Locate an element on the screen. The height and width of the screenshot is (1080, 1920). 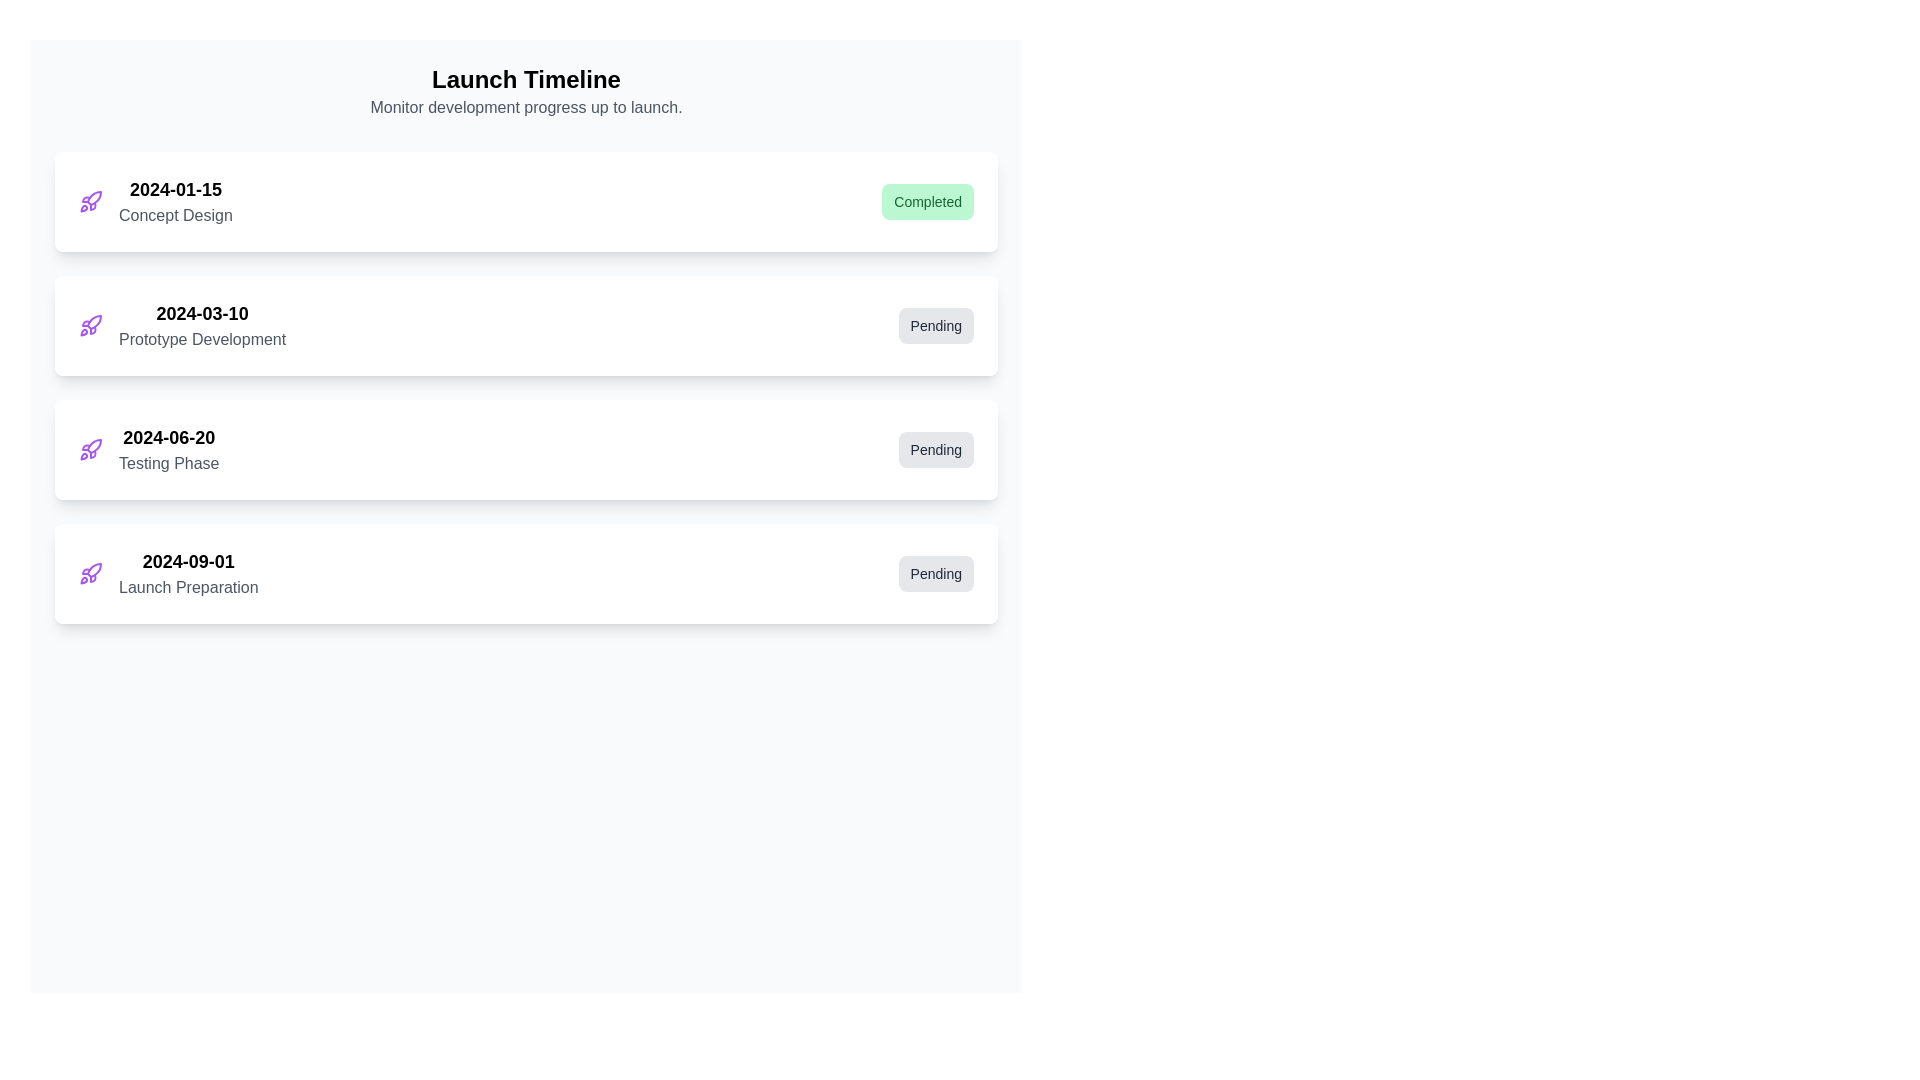
the purple rocket icon located to the left of the '2024-09-01' text and above the 'Launch Preparation' text in the fourth timeline item is located at coordinates (90, 574).